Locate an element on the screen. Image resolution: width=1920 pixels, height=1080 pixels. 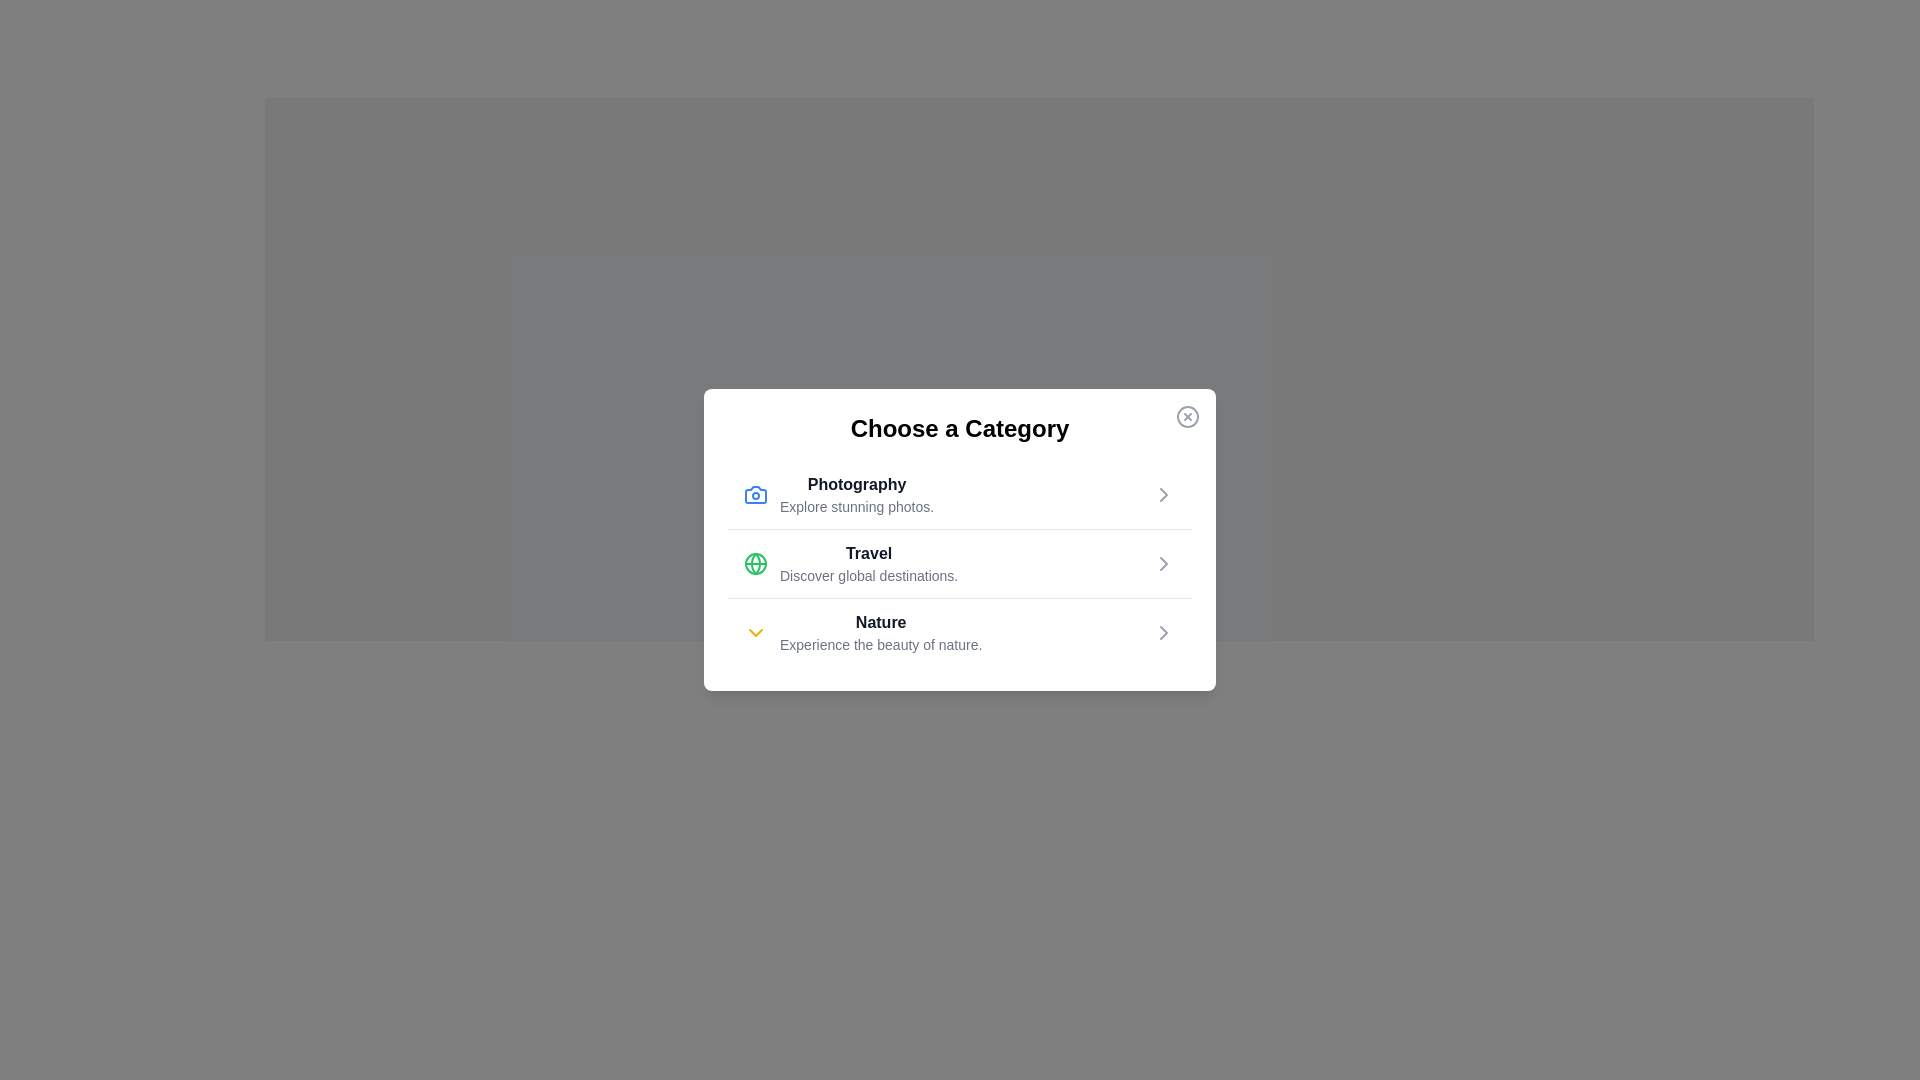
the list item labeled 'Travel' with the description 'Discover global destinations' is located at coordinates (960, 563).